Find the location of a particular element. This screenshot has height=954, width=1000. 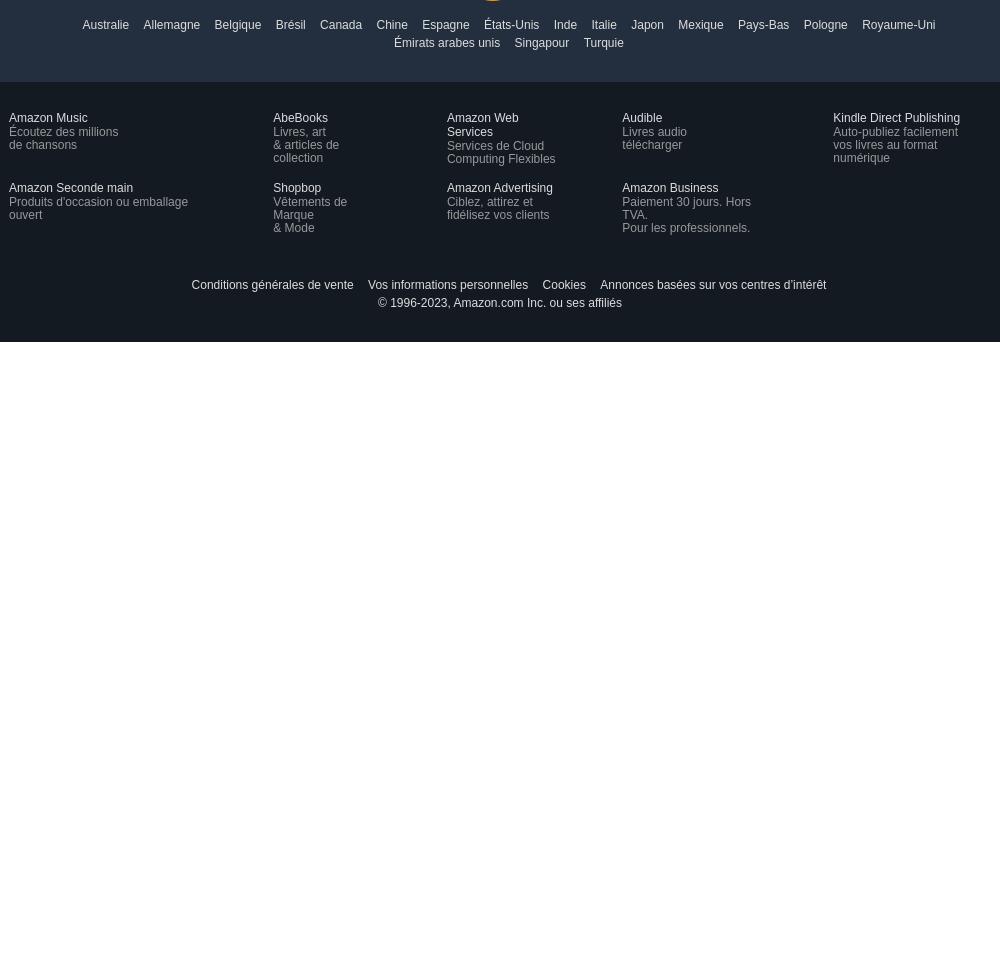

'Vos informations personnelles' is located at coordinates (367, 284).